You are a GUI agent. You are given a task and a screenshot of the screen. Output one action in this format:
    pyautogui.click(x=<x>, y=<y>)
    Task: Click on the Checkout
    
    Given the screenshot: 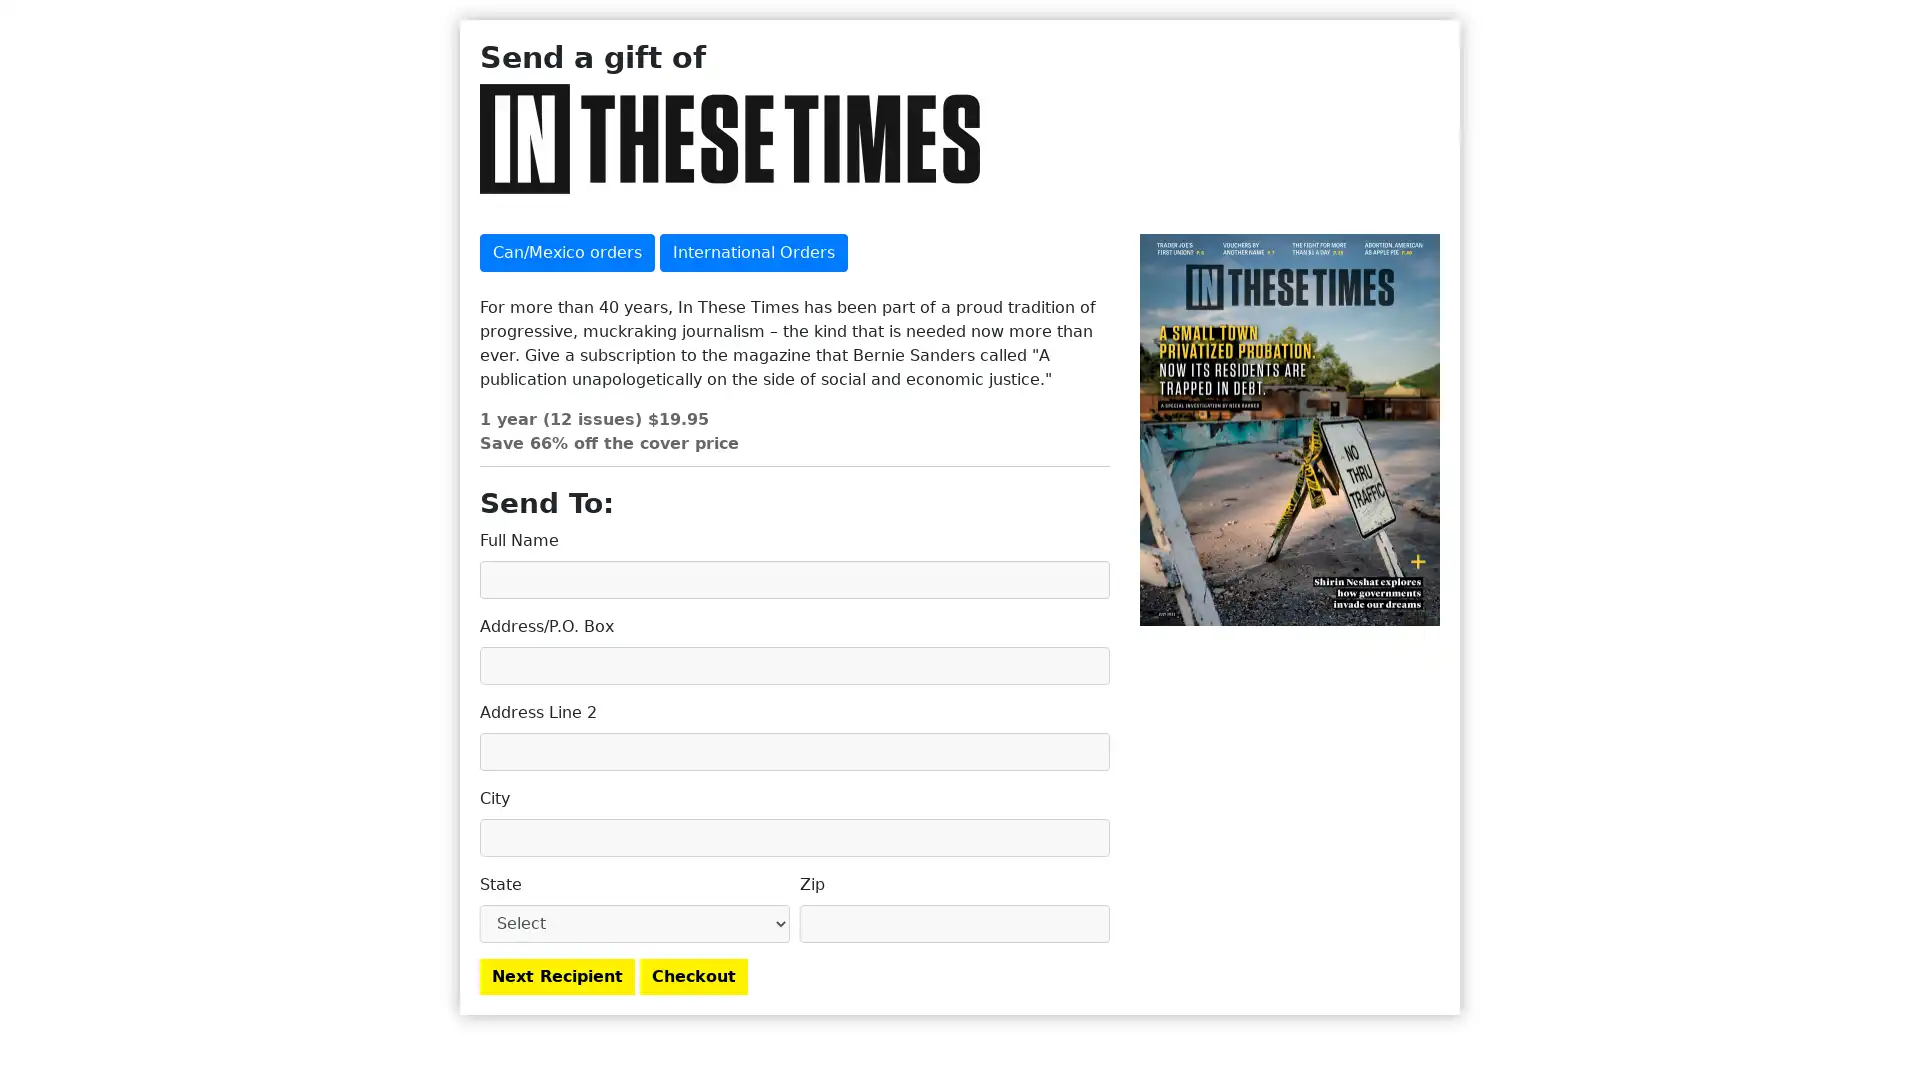 What is the action you would take?
    pyautogui.click(x=694, y=974)
    